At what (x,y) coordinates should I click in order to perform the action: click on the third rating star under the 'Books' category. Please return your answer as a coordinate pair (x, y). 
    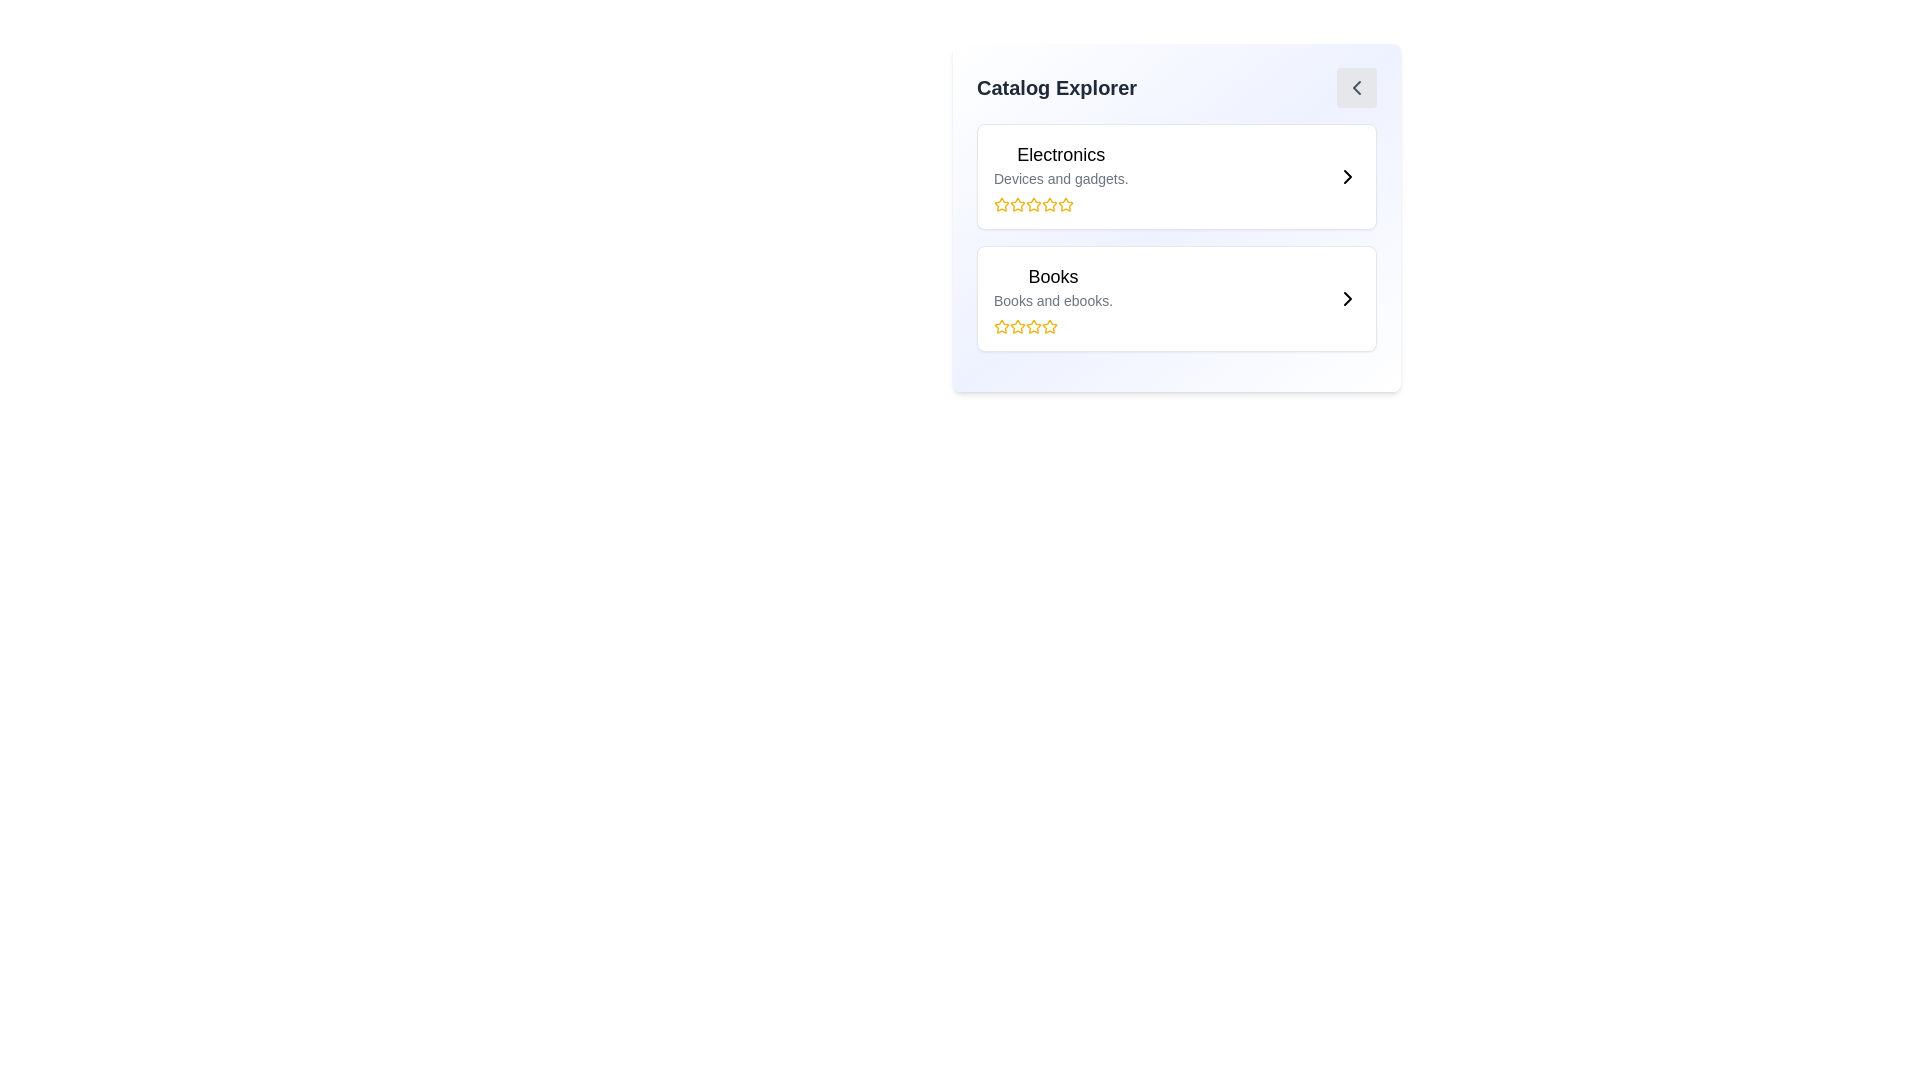
    Looking at the image, I should click on (1049, 325).